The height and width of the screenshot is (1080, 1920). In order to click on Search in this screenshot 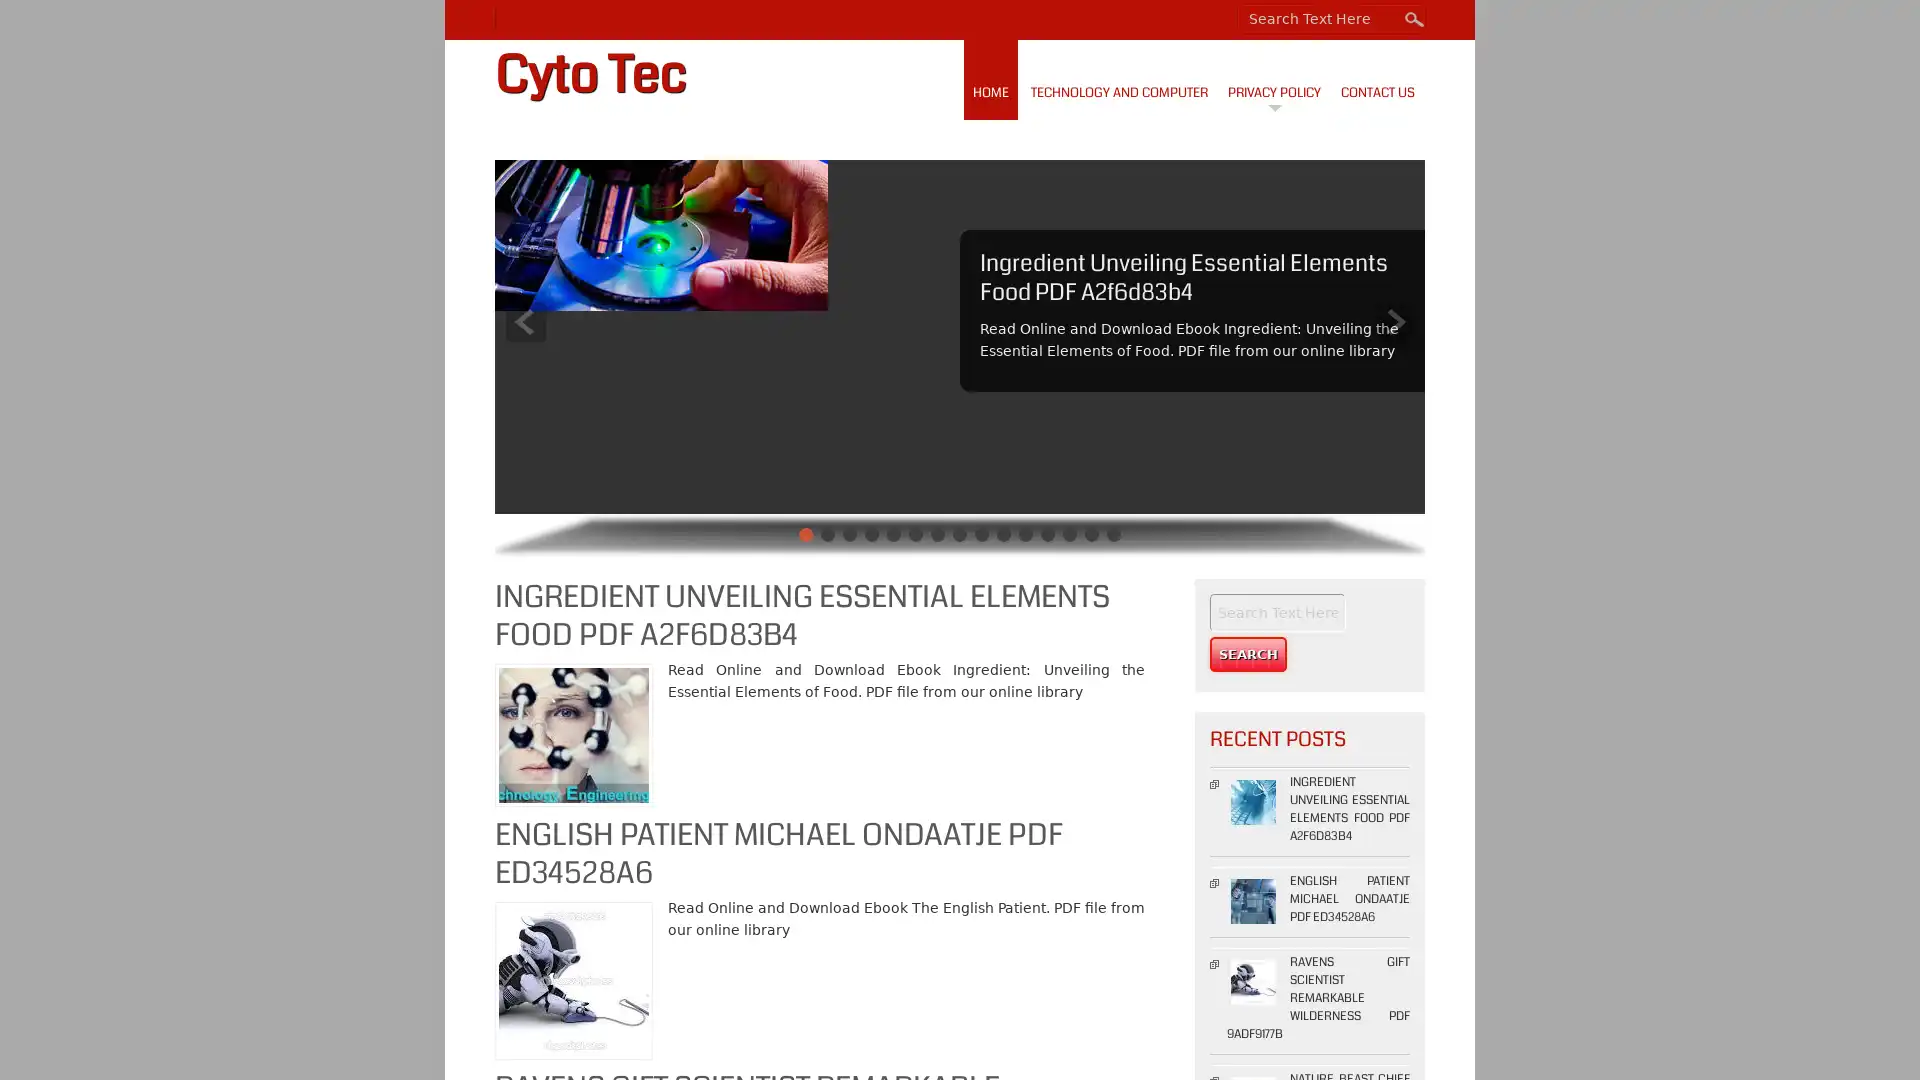, I will do `click(1247, 654)`.